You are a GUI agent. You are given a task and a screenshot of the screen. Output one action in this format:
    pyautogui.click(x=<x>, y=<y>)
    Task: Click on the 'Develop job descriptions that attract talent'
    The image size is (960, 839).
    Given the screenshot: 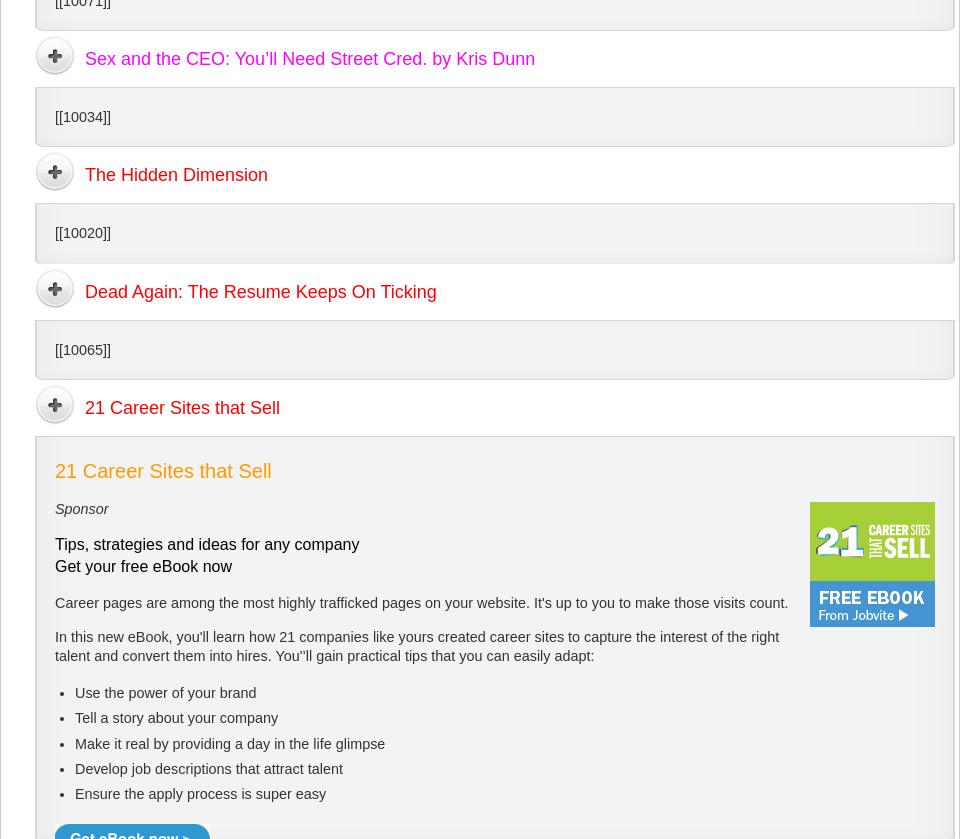 What is the action you would take?
    pyautogui.click(x=74, y=767)
    